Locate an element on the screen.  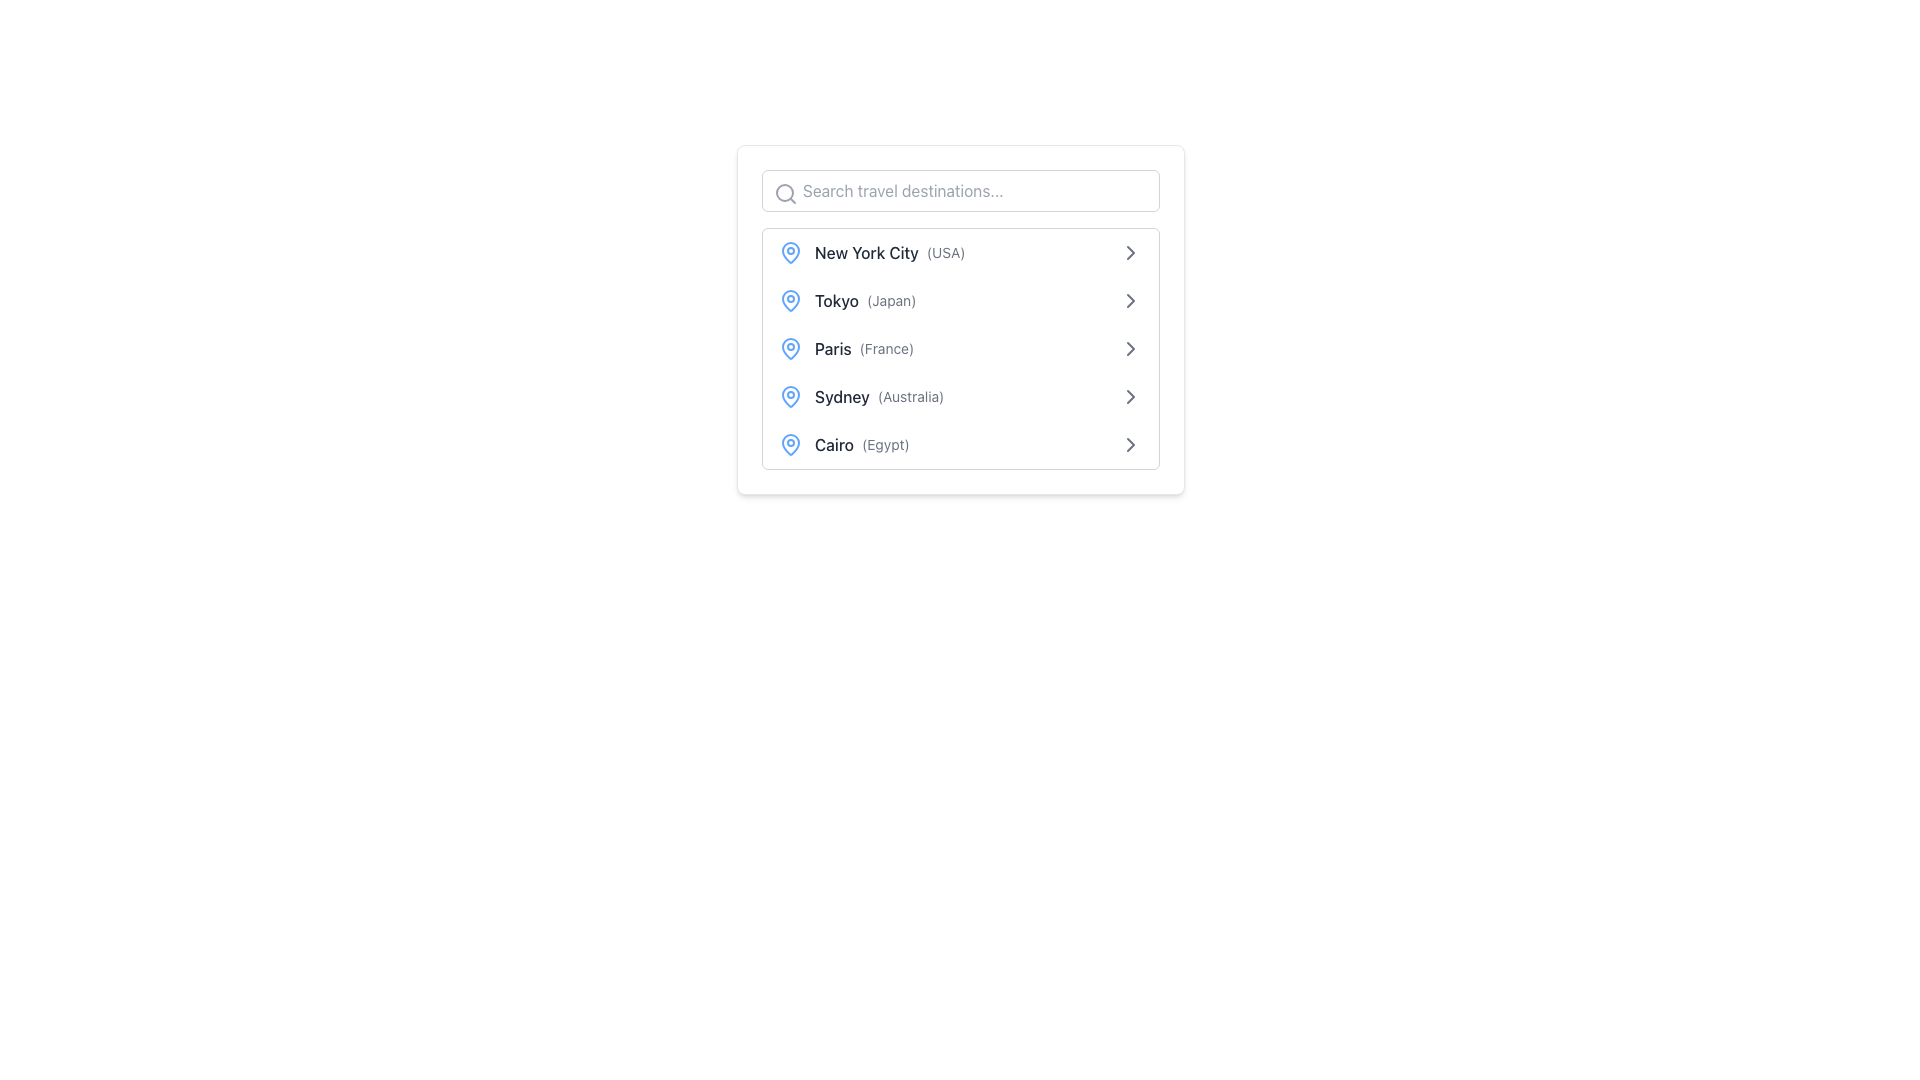
the text of the fifth list item indicating the location 'Cairo, Egypt' is located at coordinates (844, 443).